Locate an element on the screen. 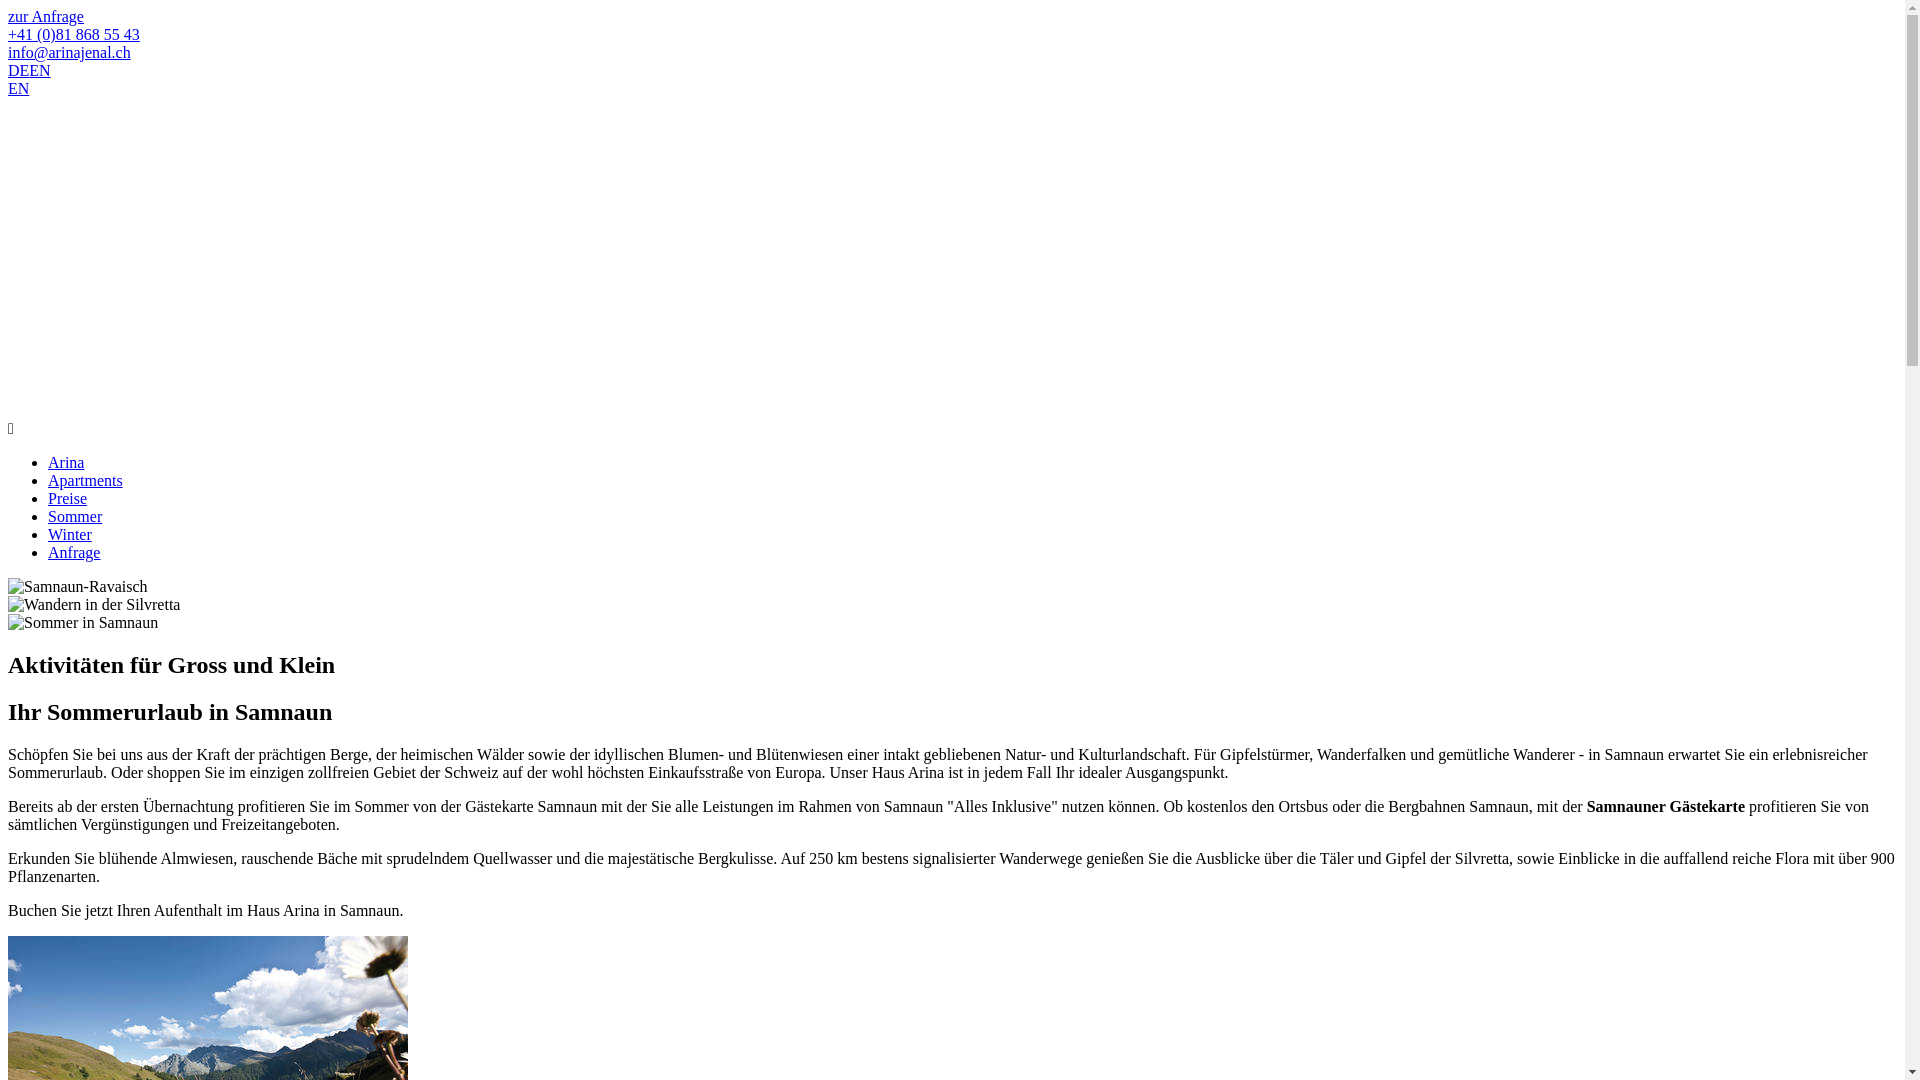  'Apart Garni Arina in Samnaun' is located at coordinates (8, 336).